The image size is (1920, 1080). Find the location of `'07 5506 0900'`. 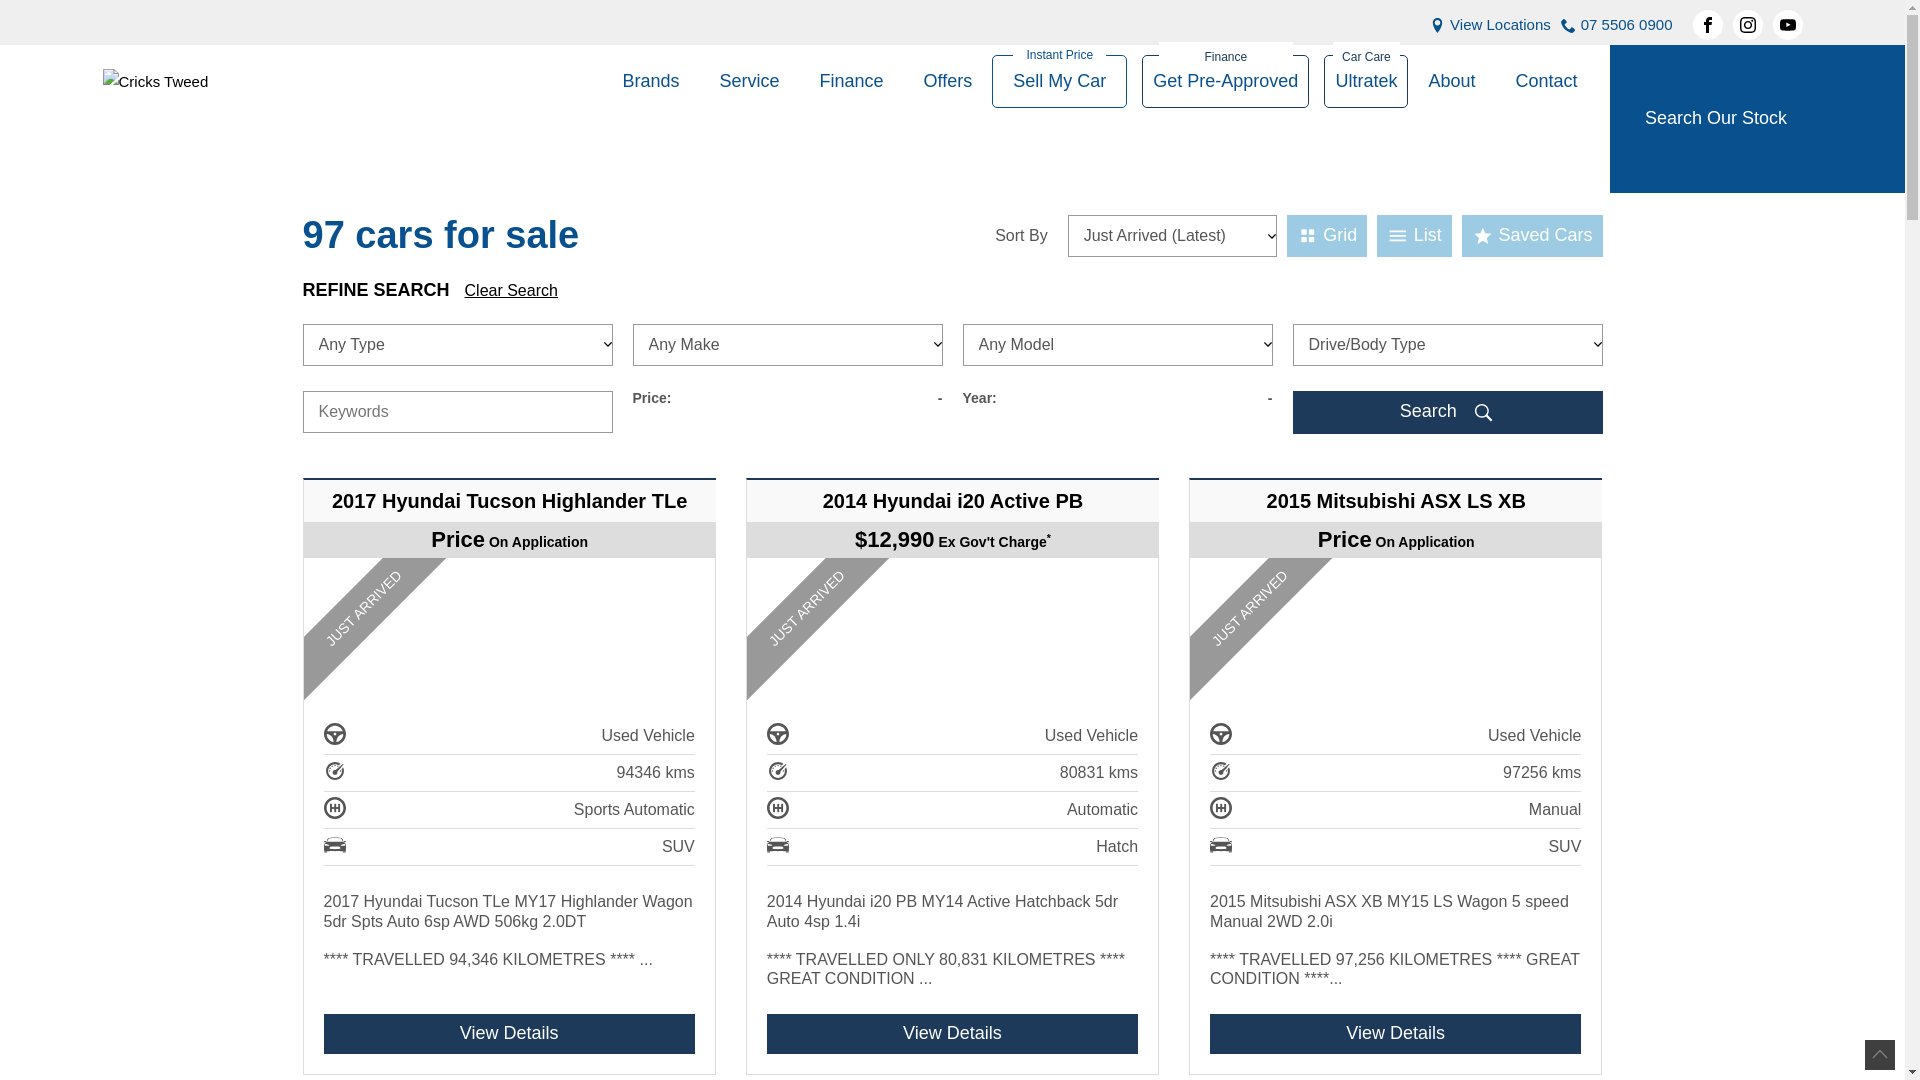

'07 5506 0900' is located at coordinates (1627, 24).